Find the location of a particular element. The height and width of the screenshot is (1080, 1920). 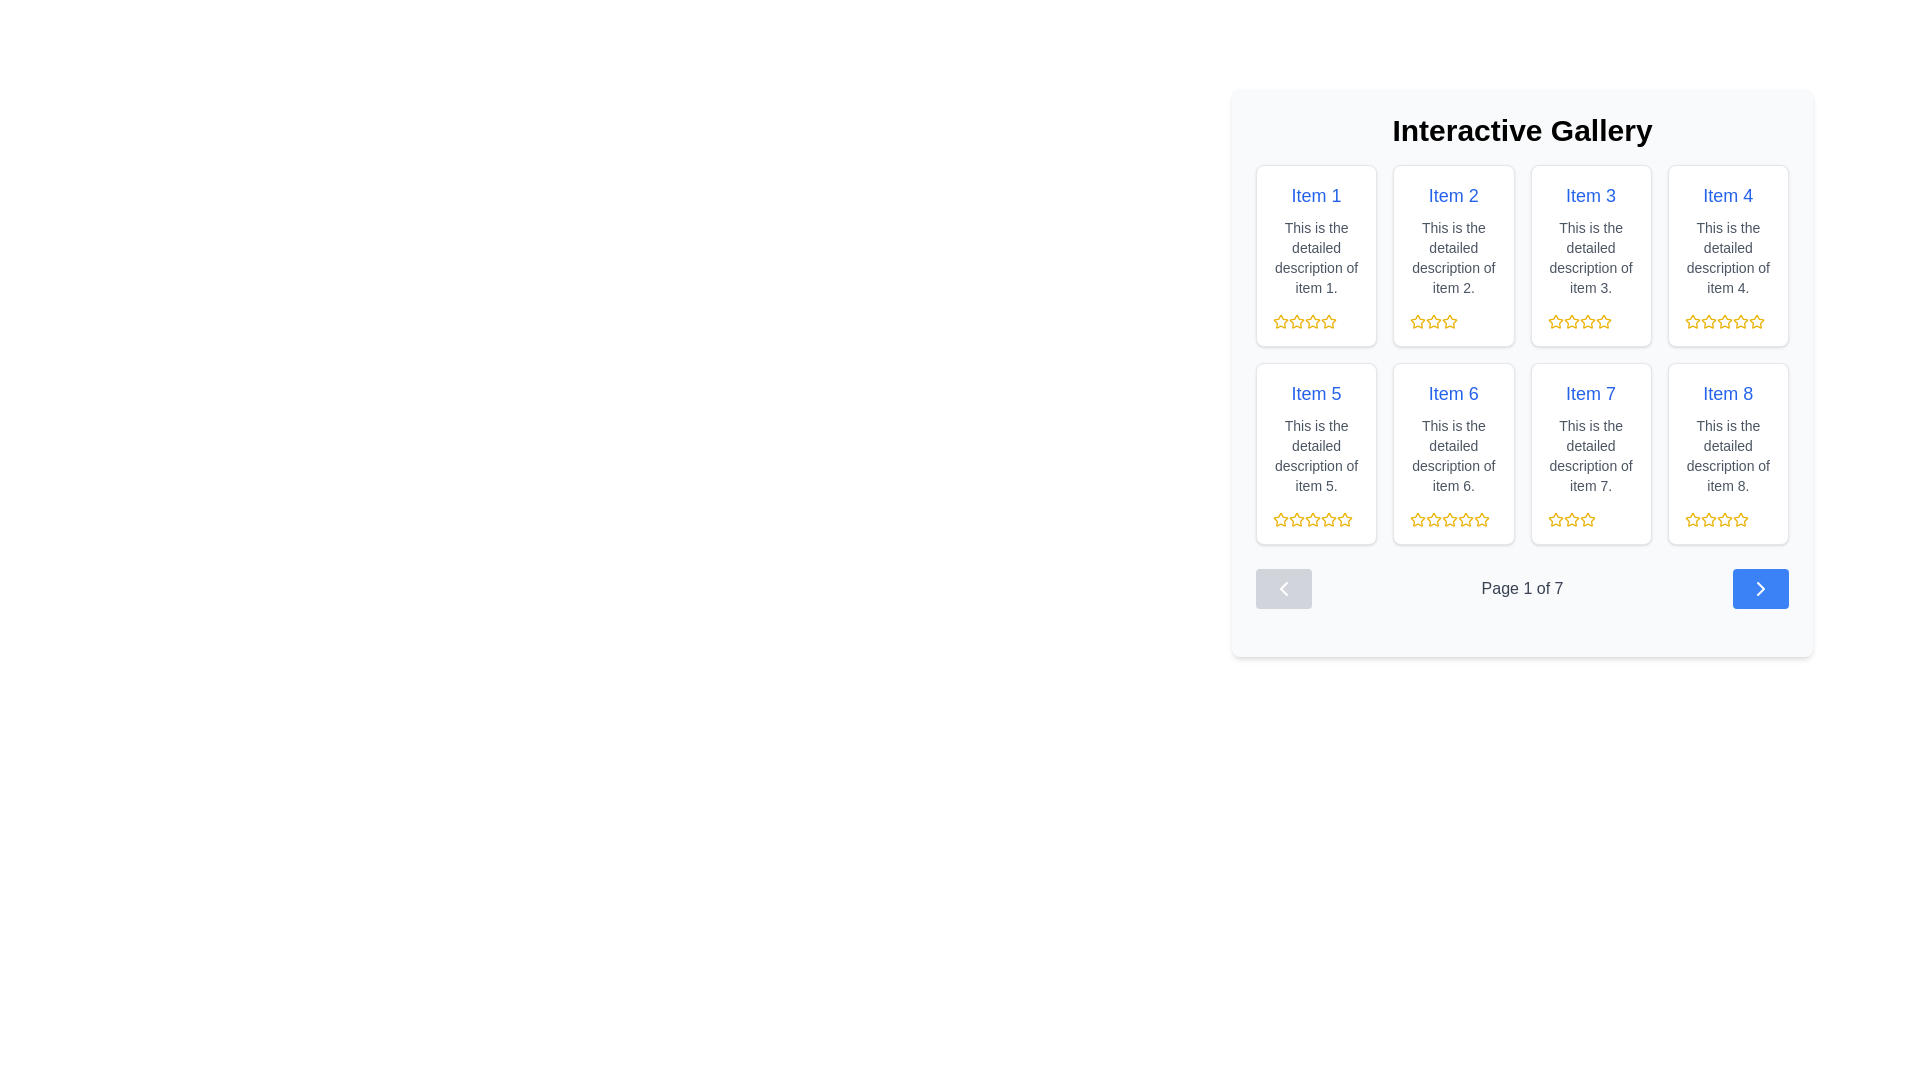

the second star in the rating system located in the fourth slot of the first row of the gallery is located at coordinates (1691, 320).